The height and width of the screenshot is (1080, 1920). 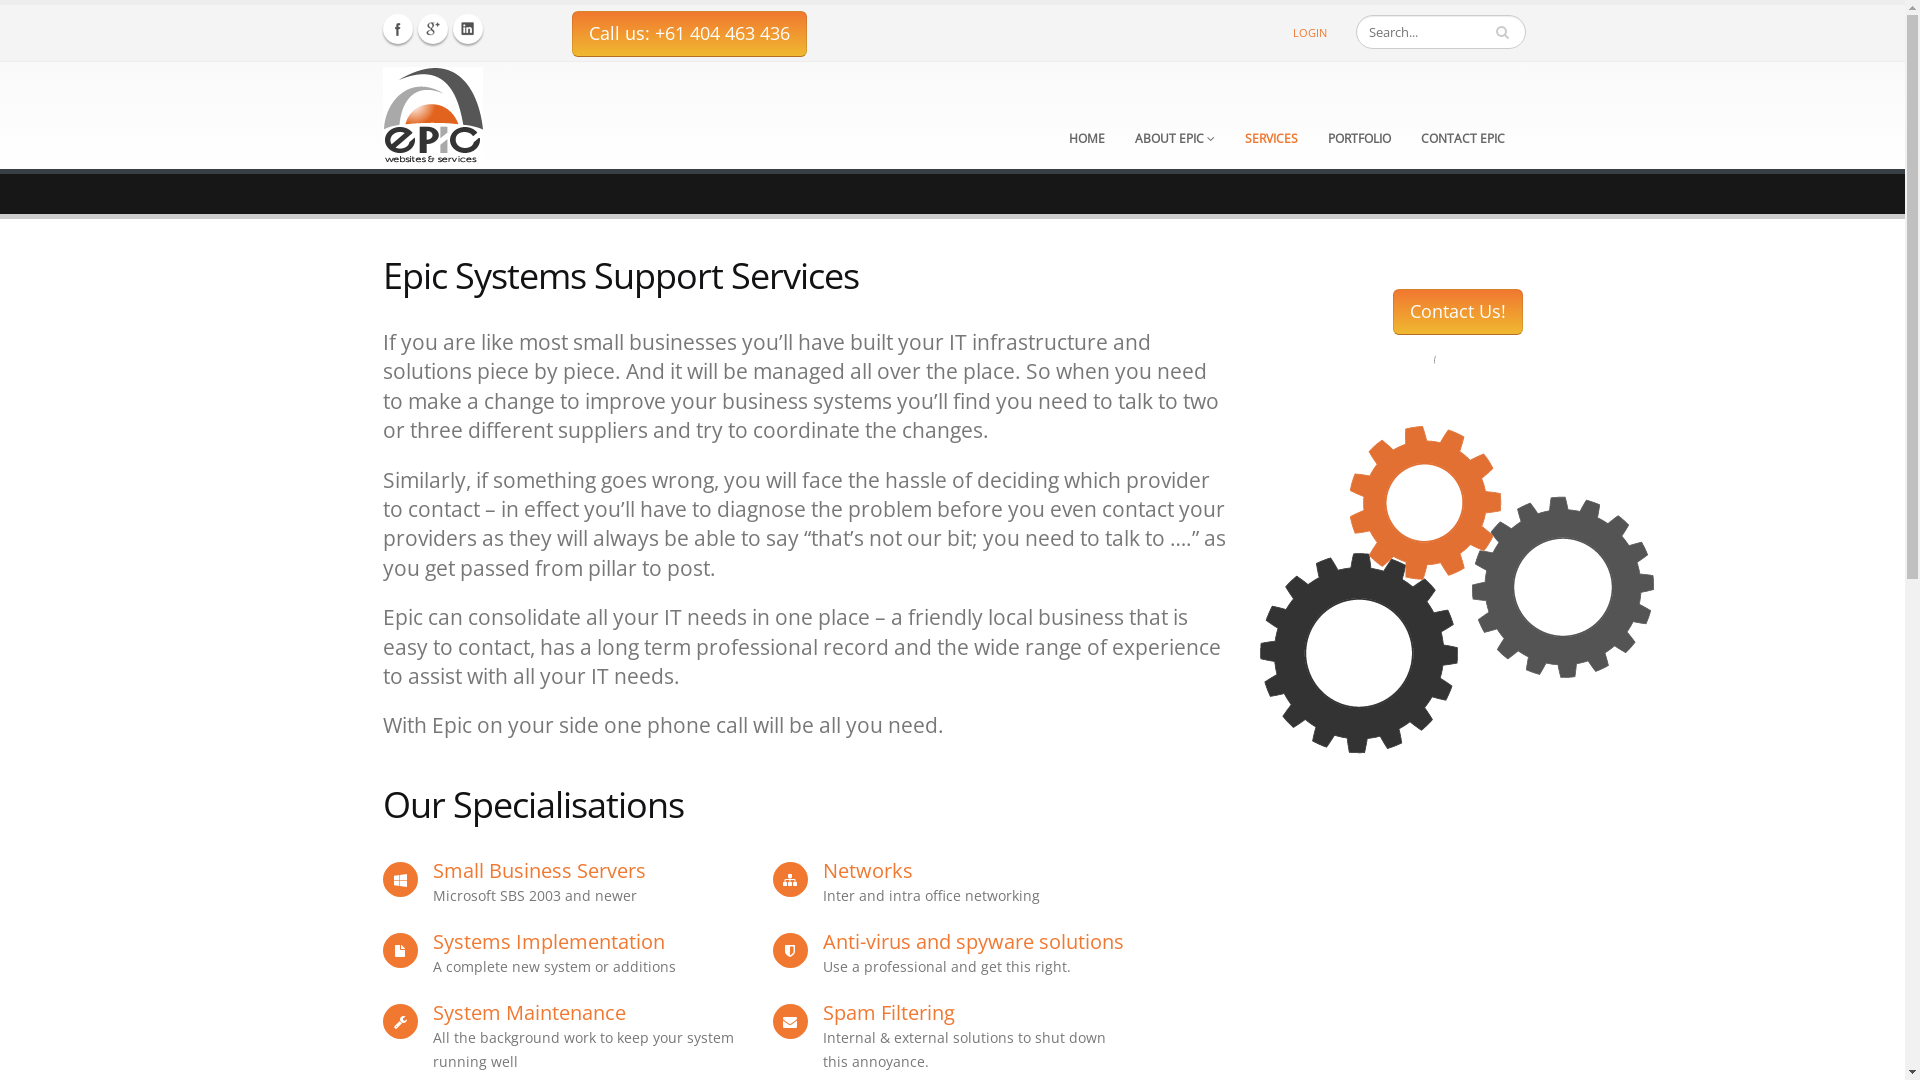 What do you see at coordinates (397, 29) in the screenshot?
I see `'Facebook'` at bounding box center [397, 29].